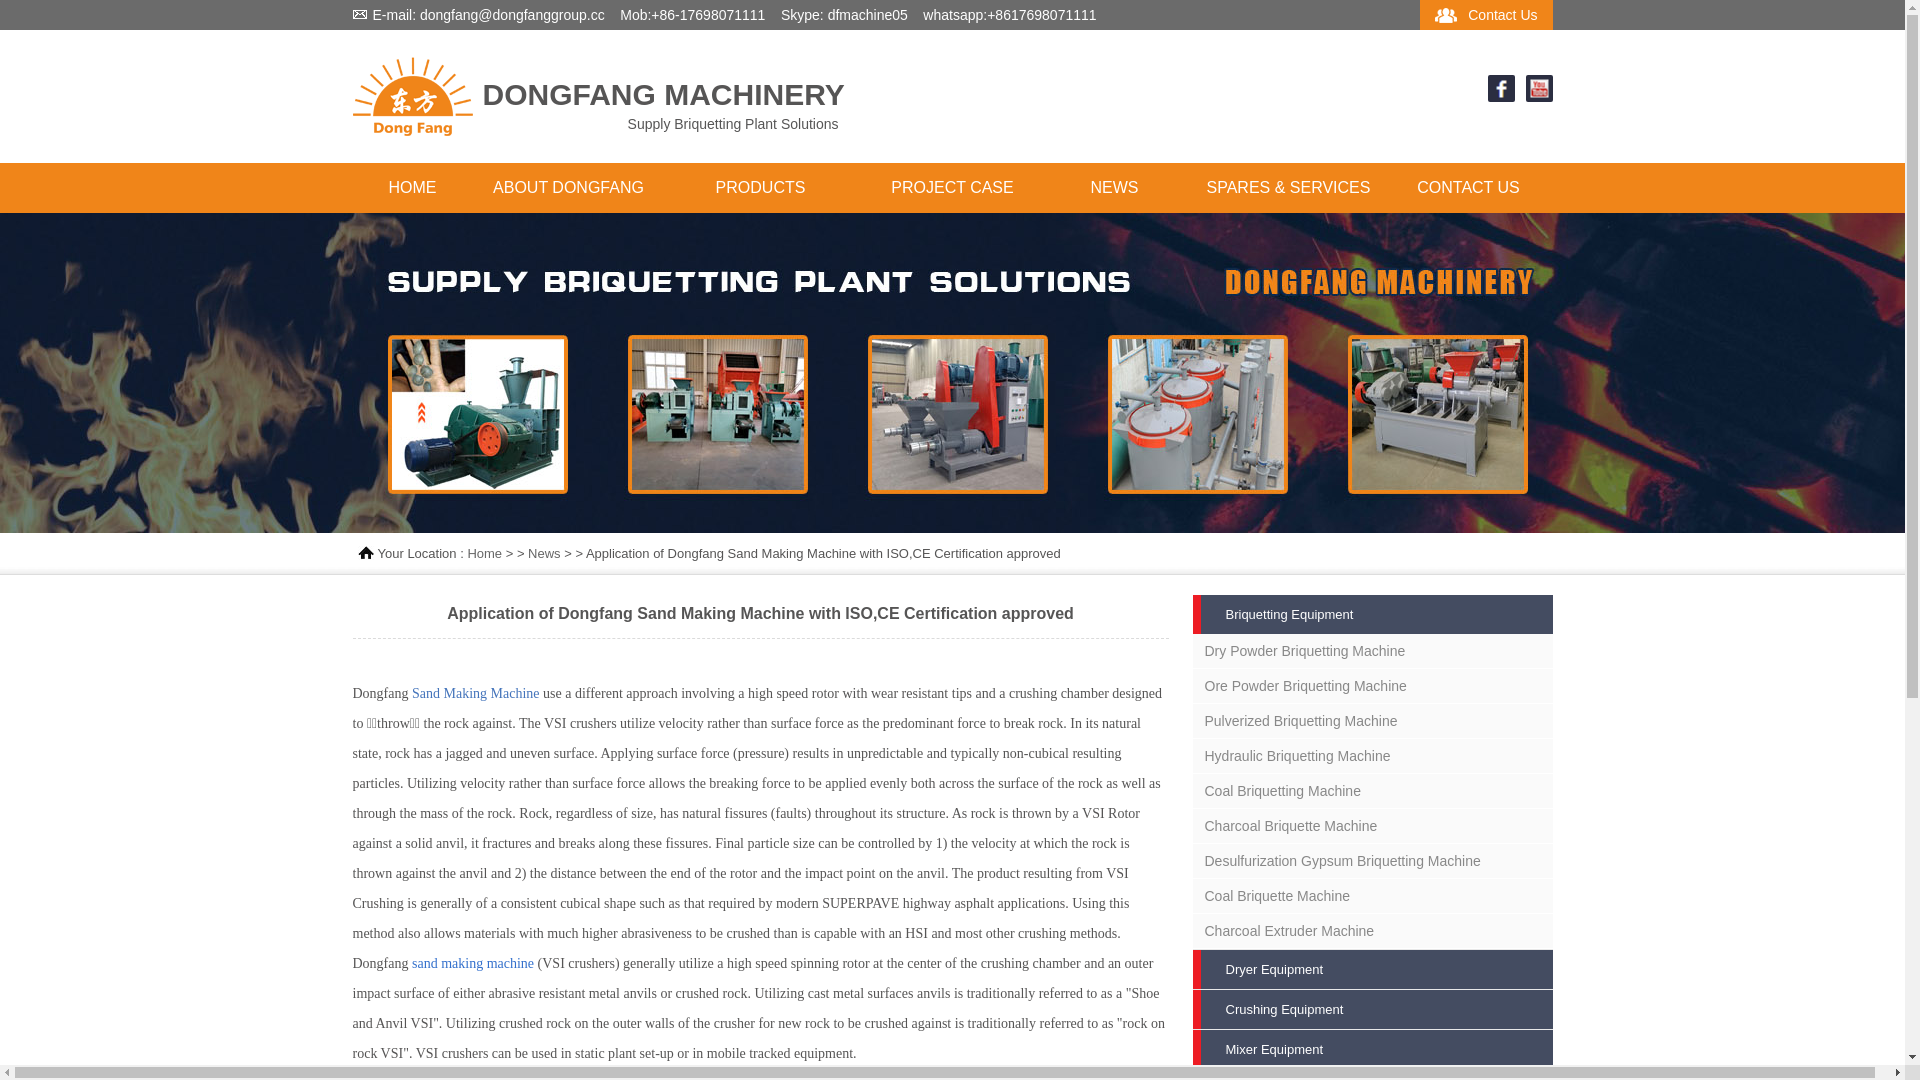 Image resolution: width=1920 pixels, height=1080 pixels. Describe the element at coordinates (1371, 968) in the screenshot. I see `'Dryer Equipment'` at that location.